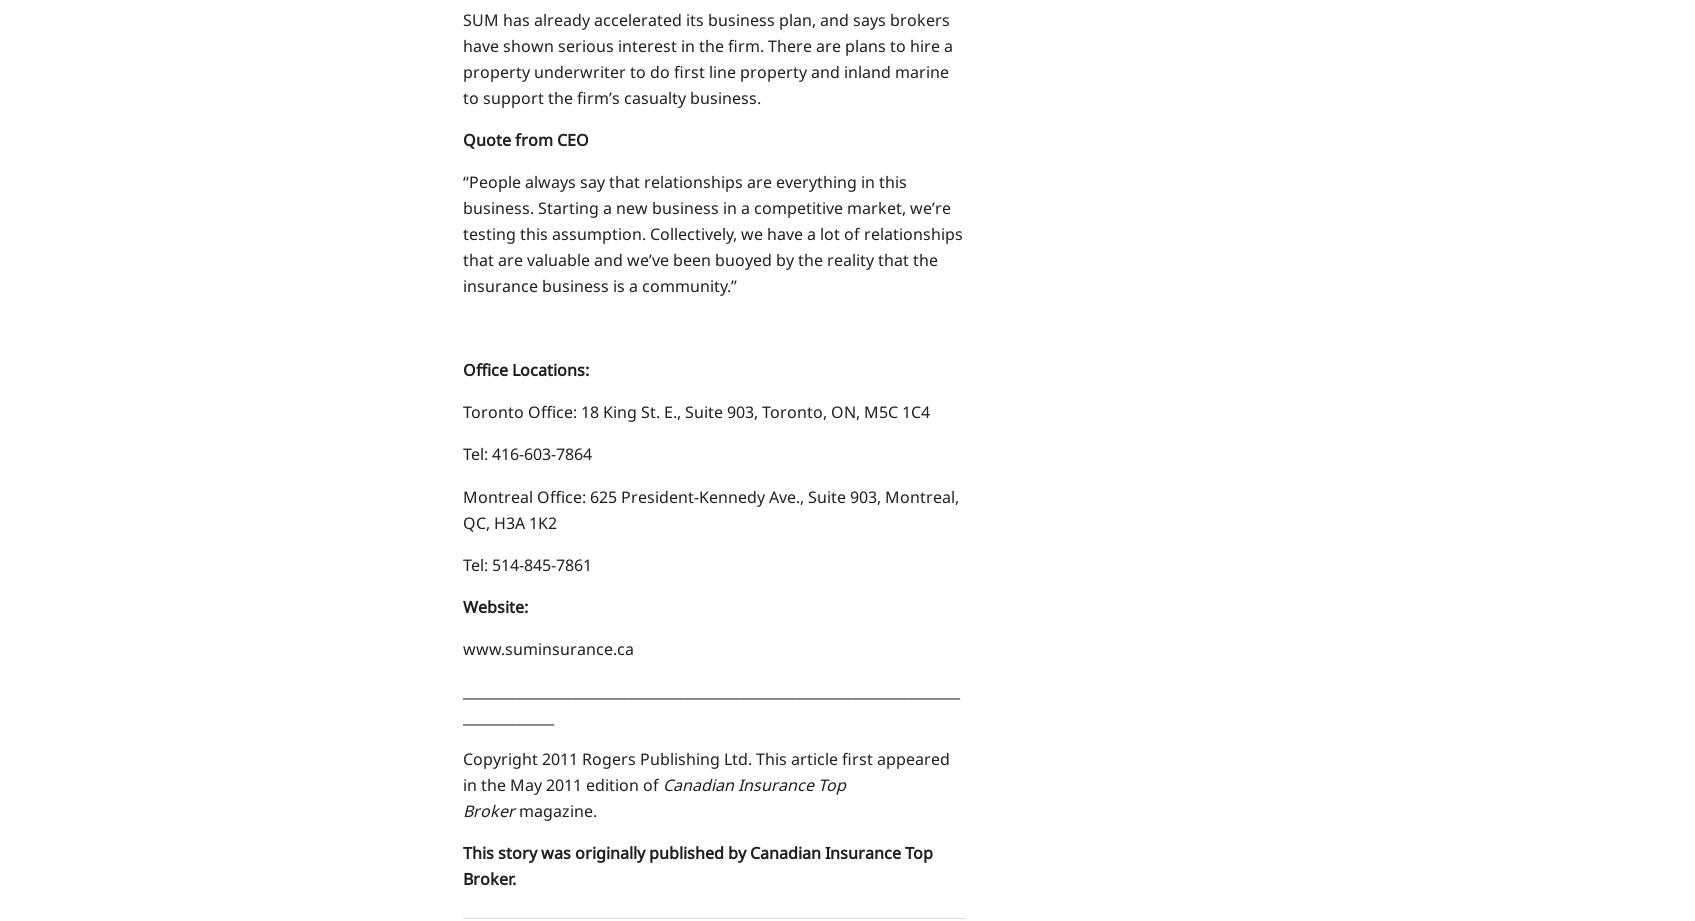  What do you see at coordinates (461, 411) in the screenshot?
I see `'Toronto Office: 18 King St. E., Suite 903, Toronto, ON, M5C 1C4'` at bounding box center [461, 411].